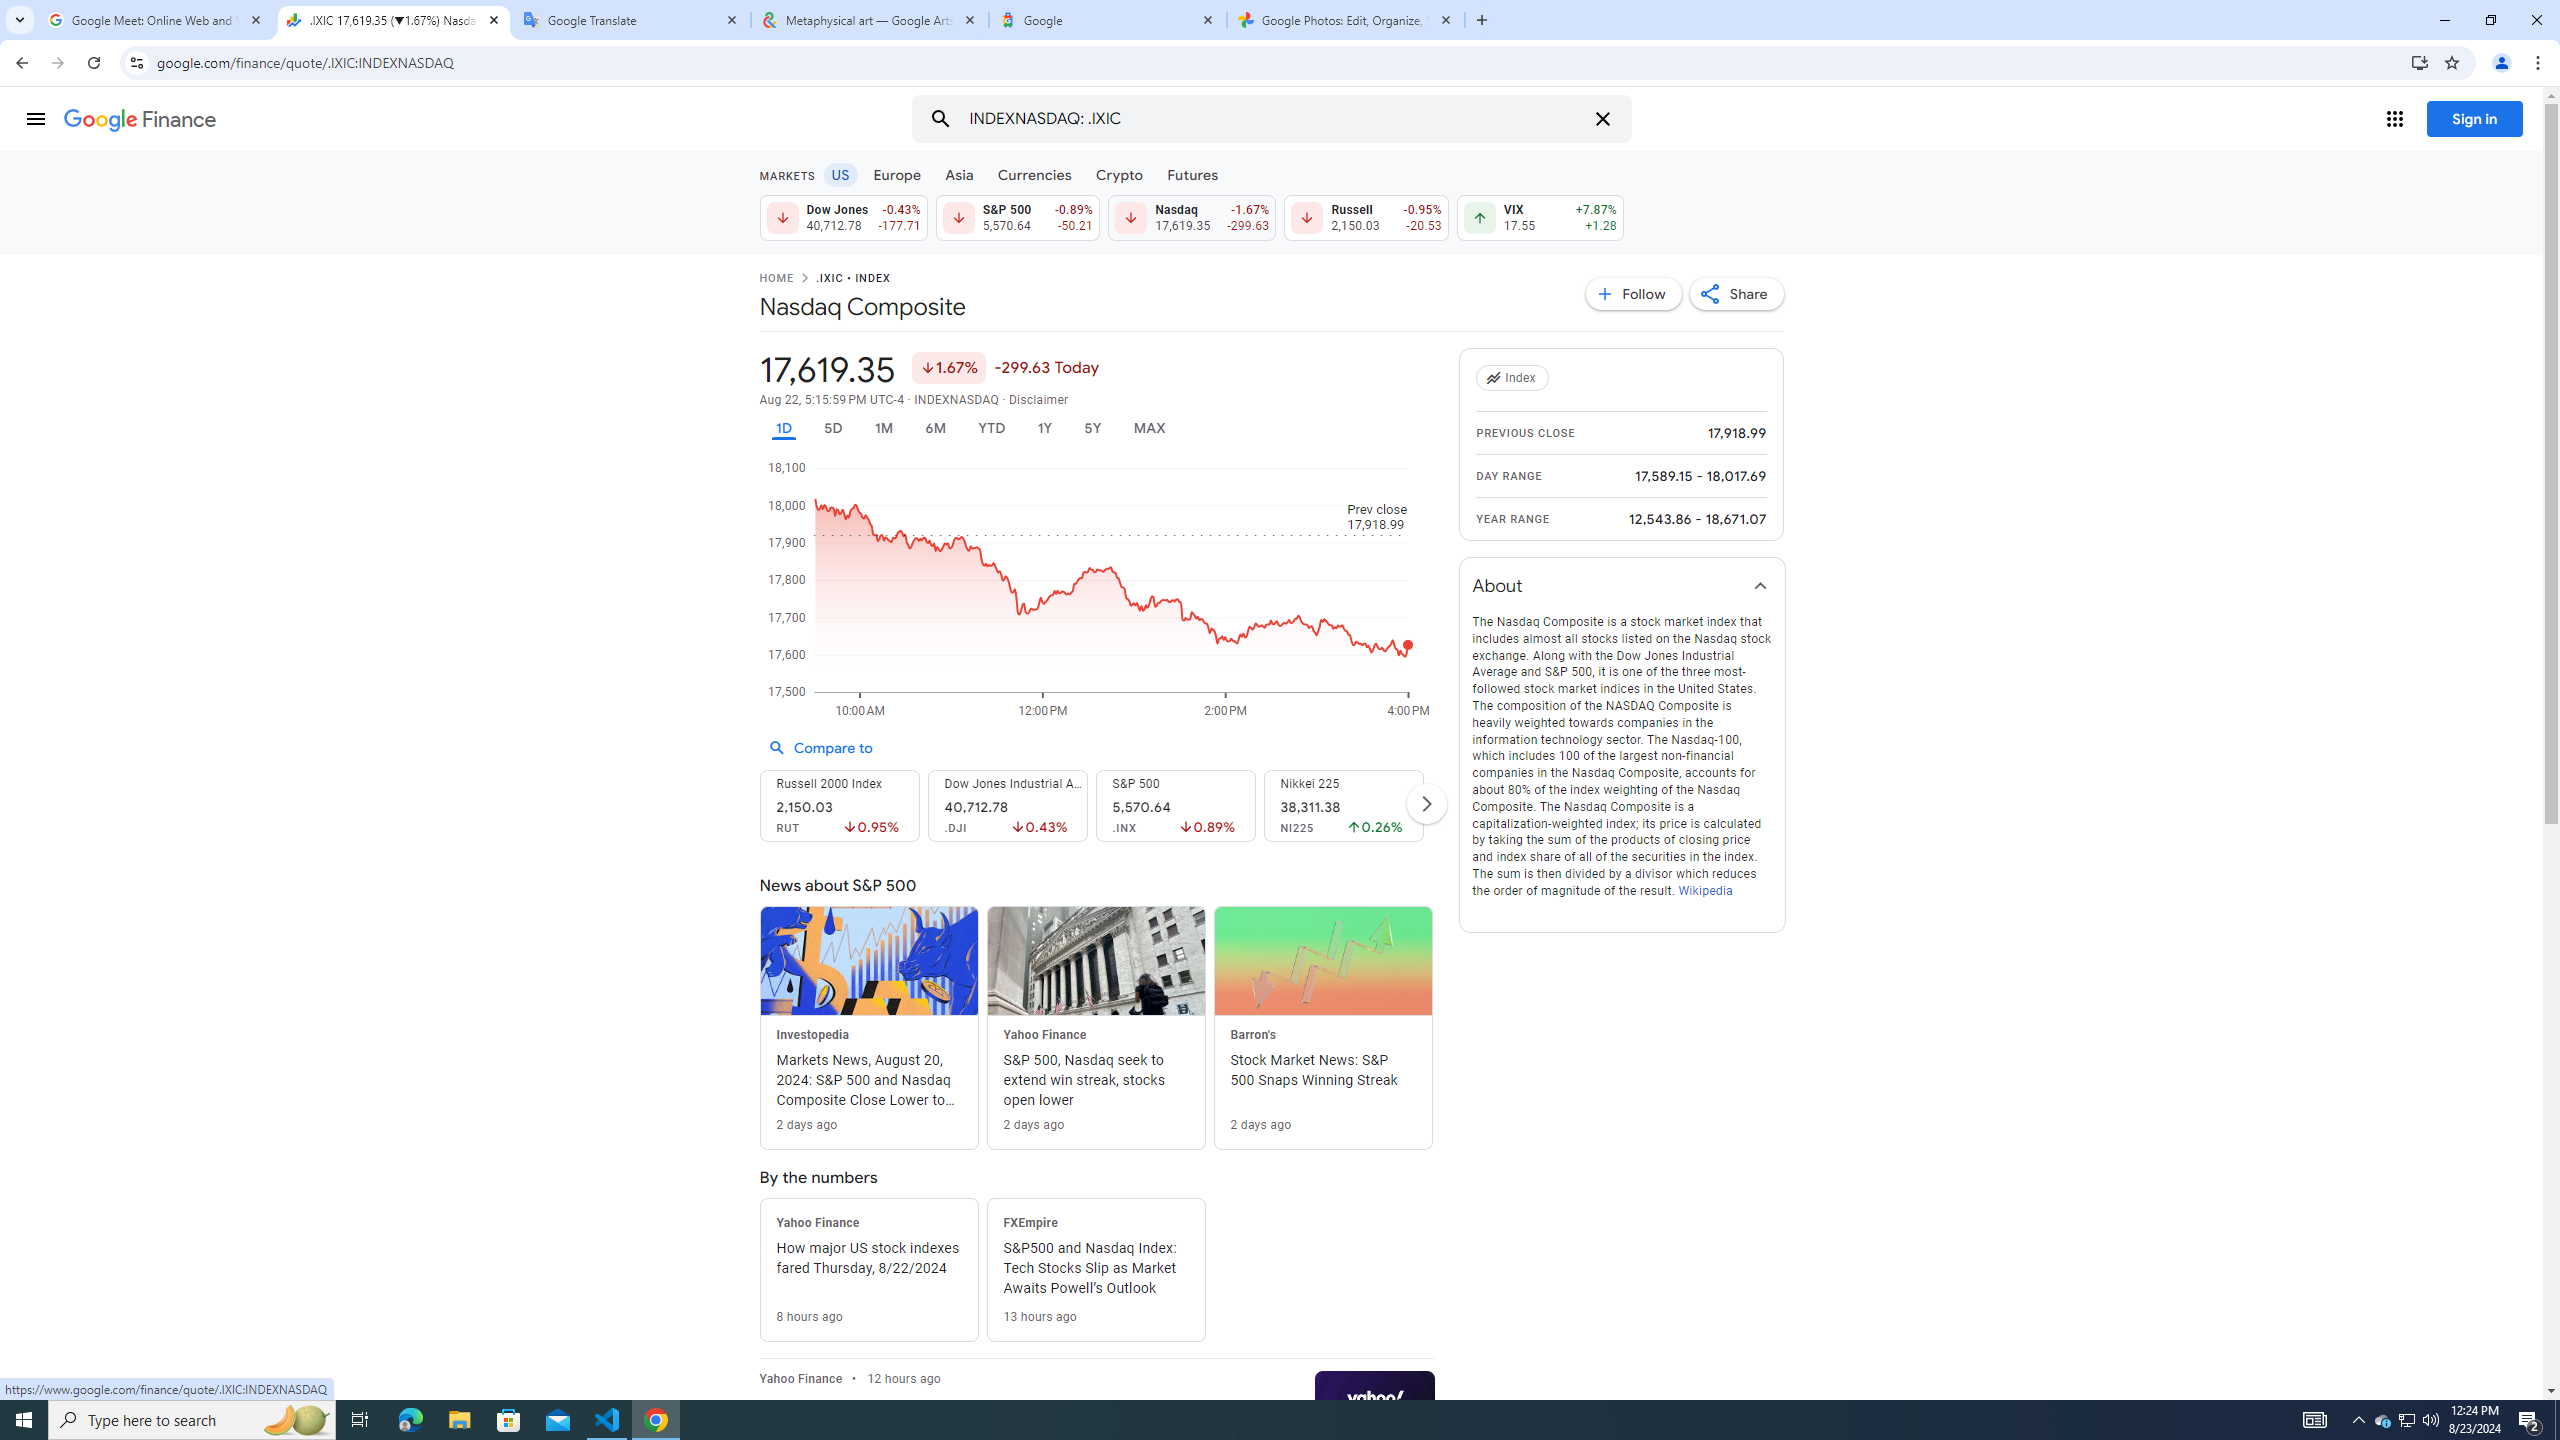 The height and width of the screenshot is (1440, 2560). Describe the element at coordinates (631, 19) in the screenshot. I see `'Google Translate'` at that location.